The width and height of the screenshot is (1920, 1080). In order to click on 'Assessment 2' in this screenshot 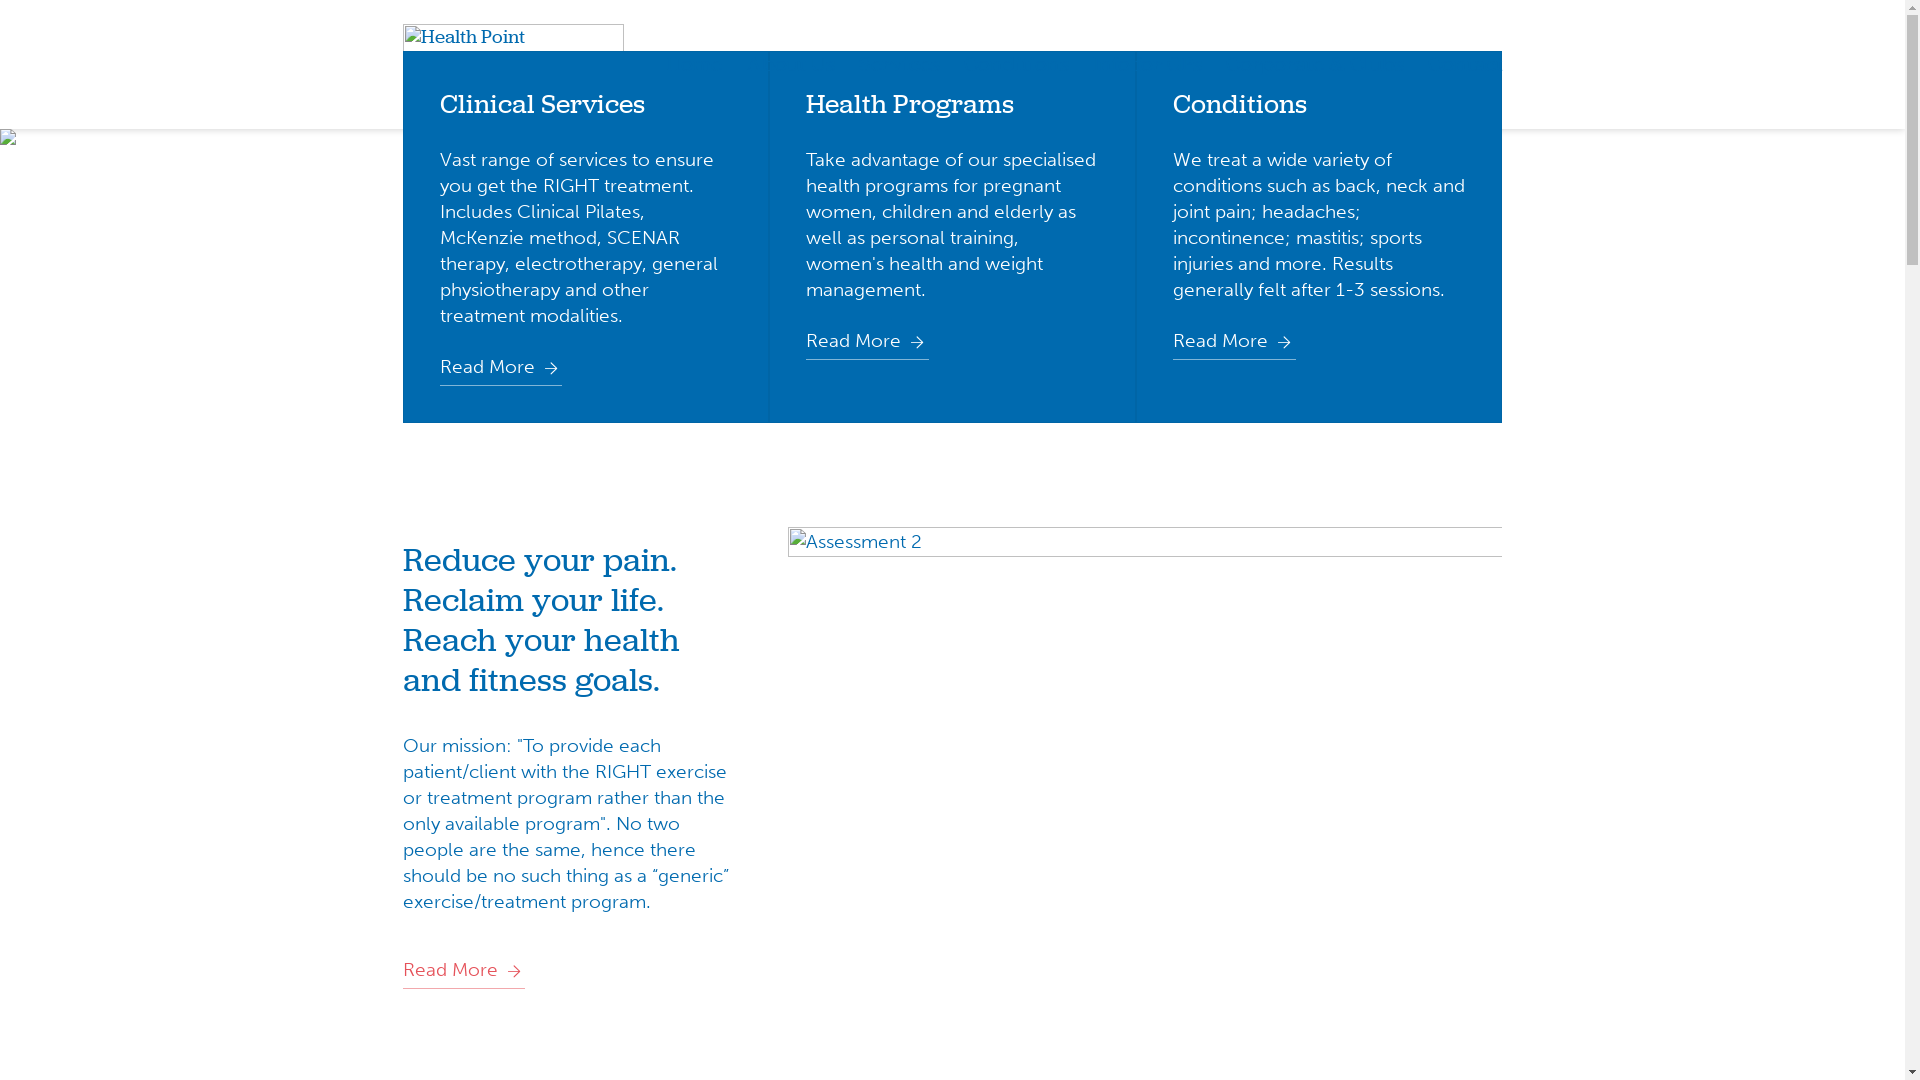, I will do `click(1145, 764)`.